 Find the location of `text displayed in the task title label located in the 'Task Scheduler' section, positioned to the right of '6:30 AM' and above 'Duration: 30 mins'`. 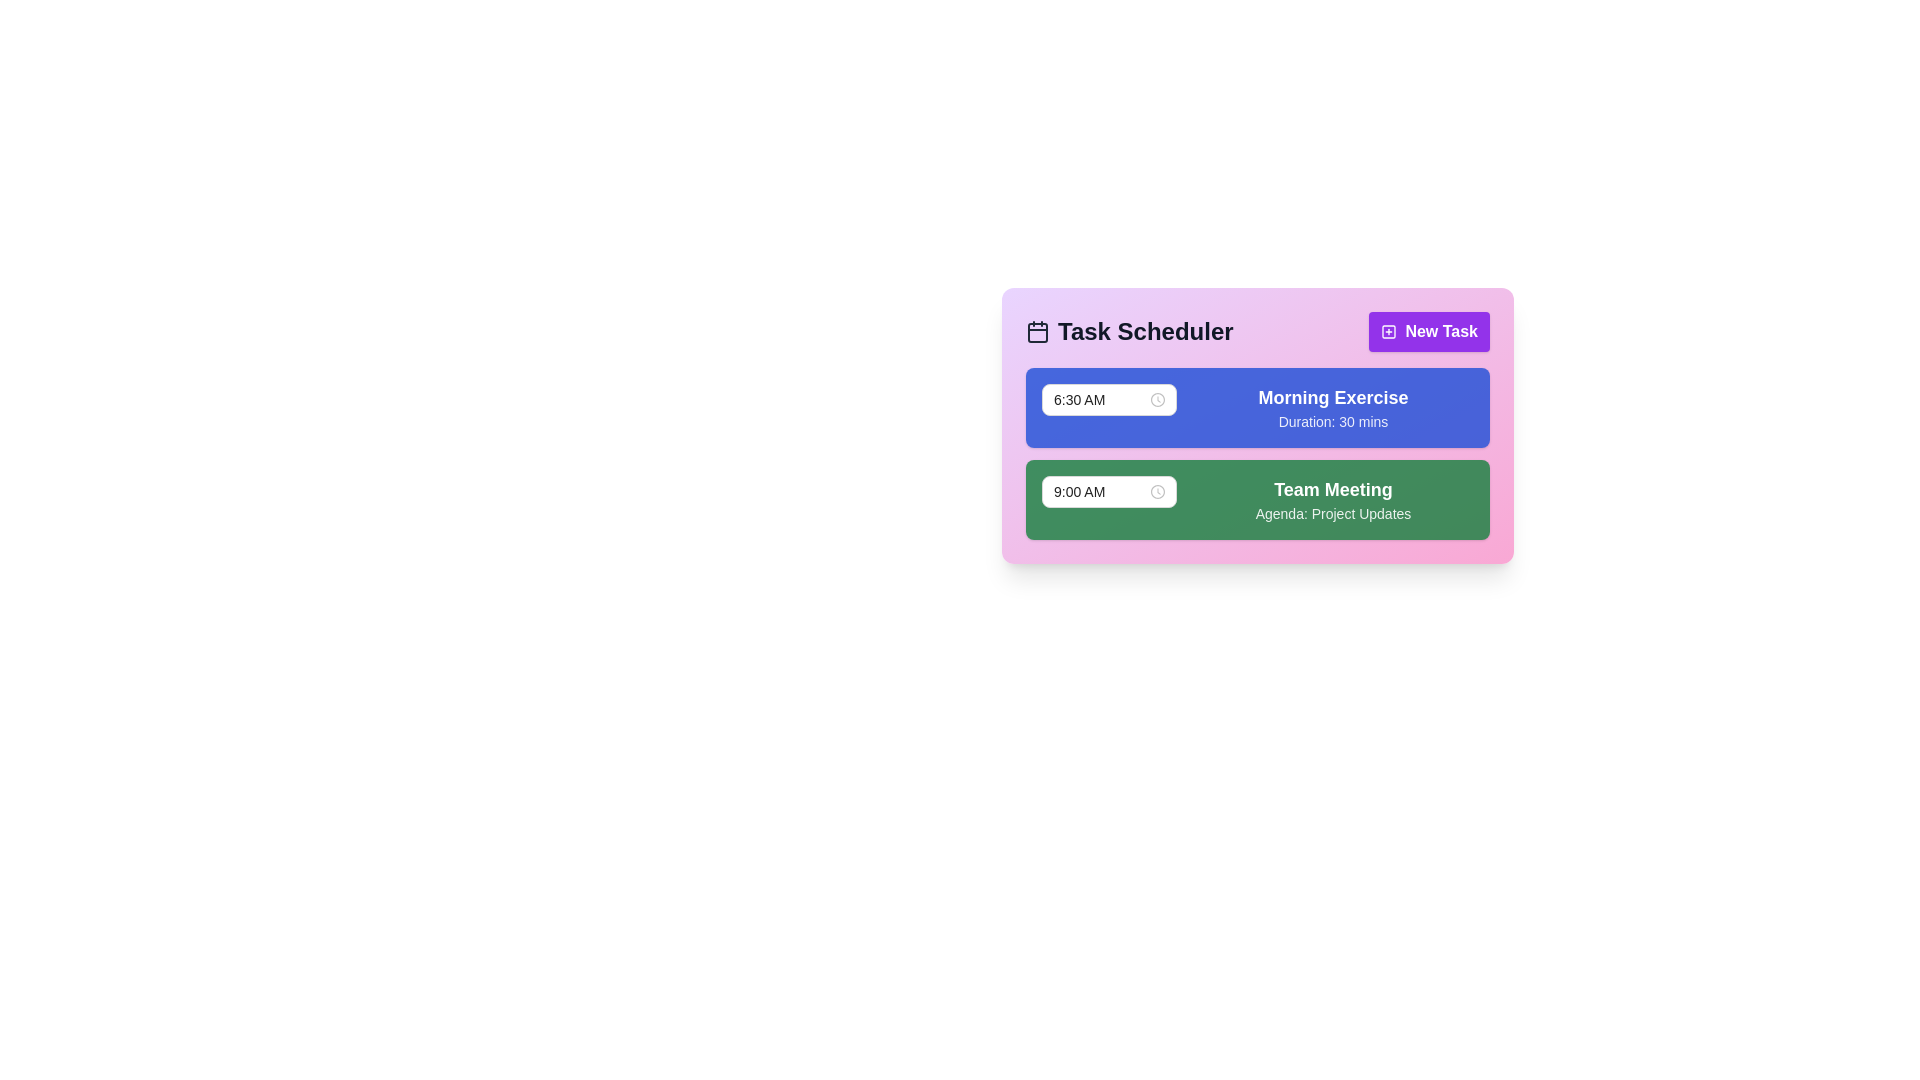

text displayed in the task title label located in the 'Task Scheduler' section, positioned to the right of '6:30 AM' and above 'Duration: 30 mins' is located at coordinates (1333, 397).